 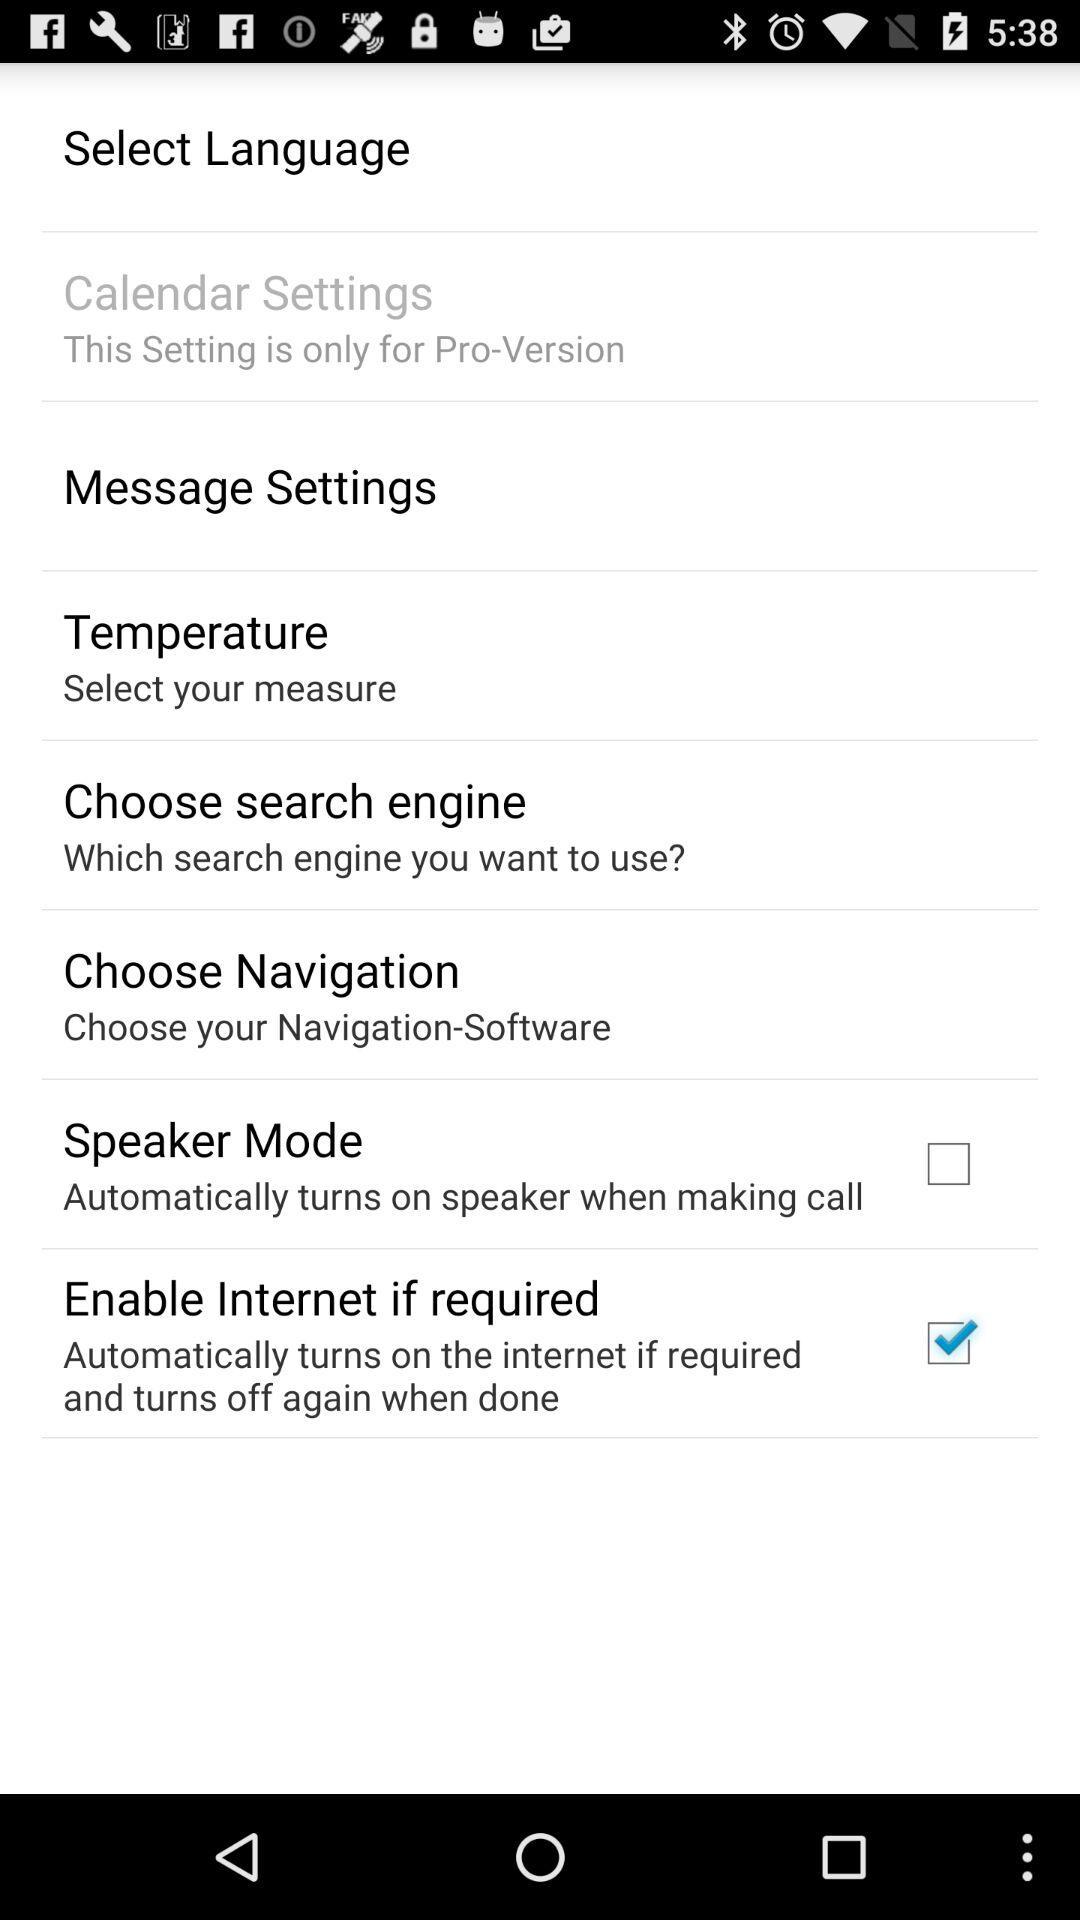 I want to click on the item above the automatically turns on item, so click(x=212, y=1138).